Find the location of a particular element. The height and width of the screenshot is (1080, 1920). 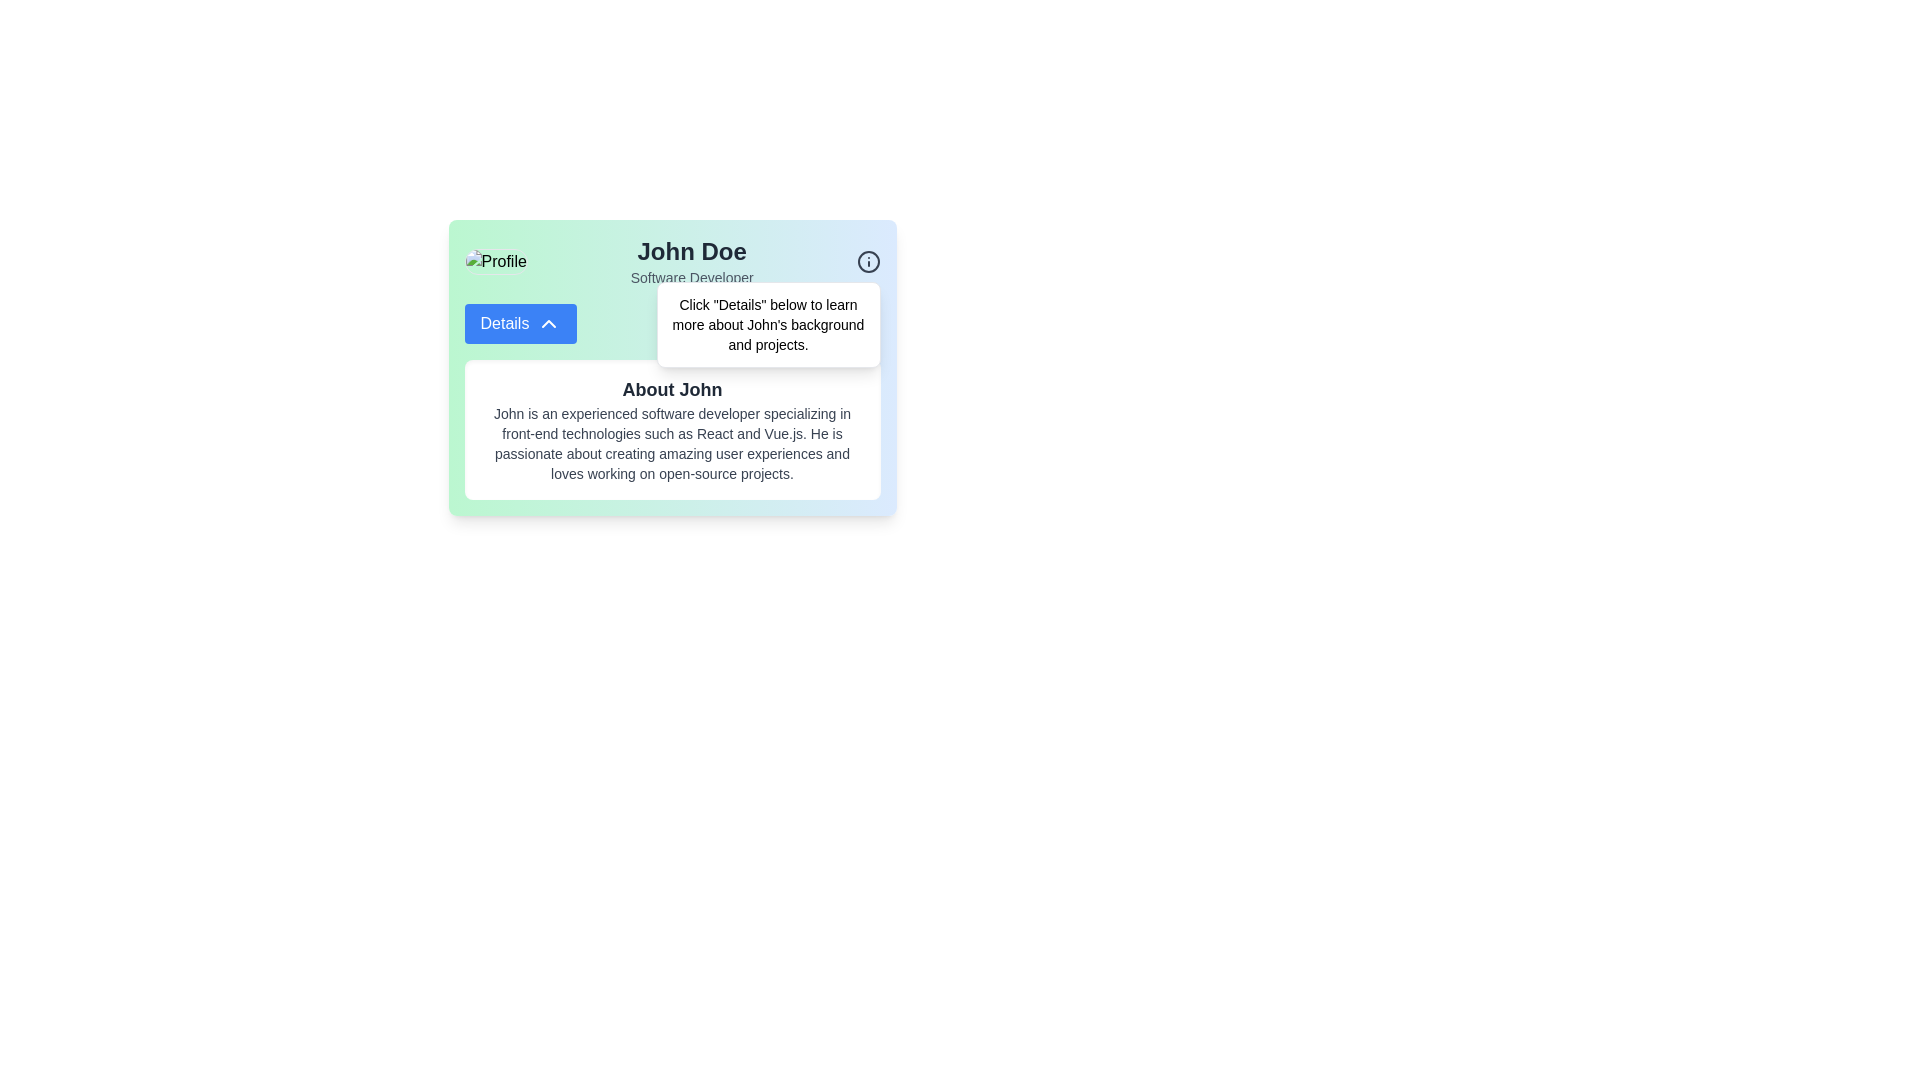

the circular profile image located at the top-left of the card interface, which displays a placeholder profile picture and is positioned to the left of the text 'John Doe' and 'Software Developer' is located at coordinates (496, 261).